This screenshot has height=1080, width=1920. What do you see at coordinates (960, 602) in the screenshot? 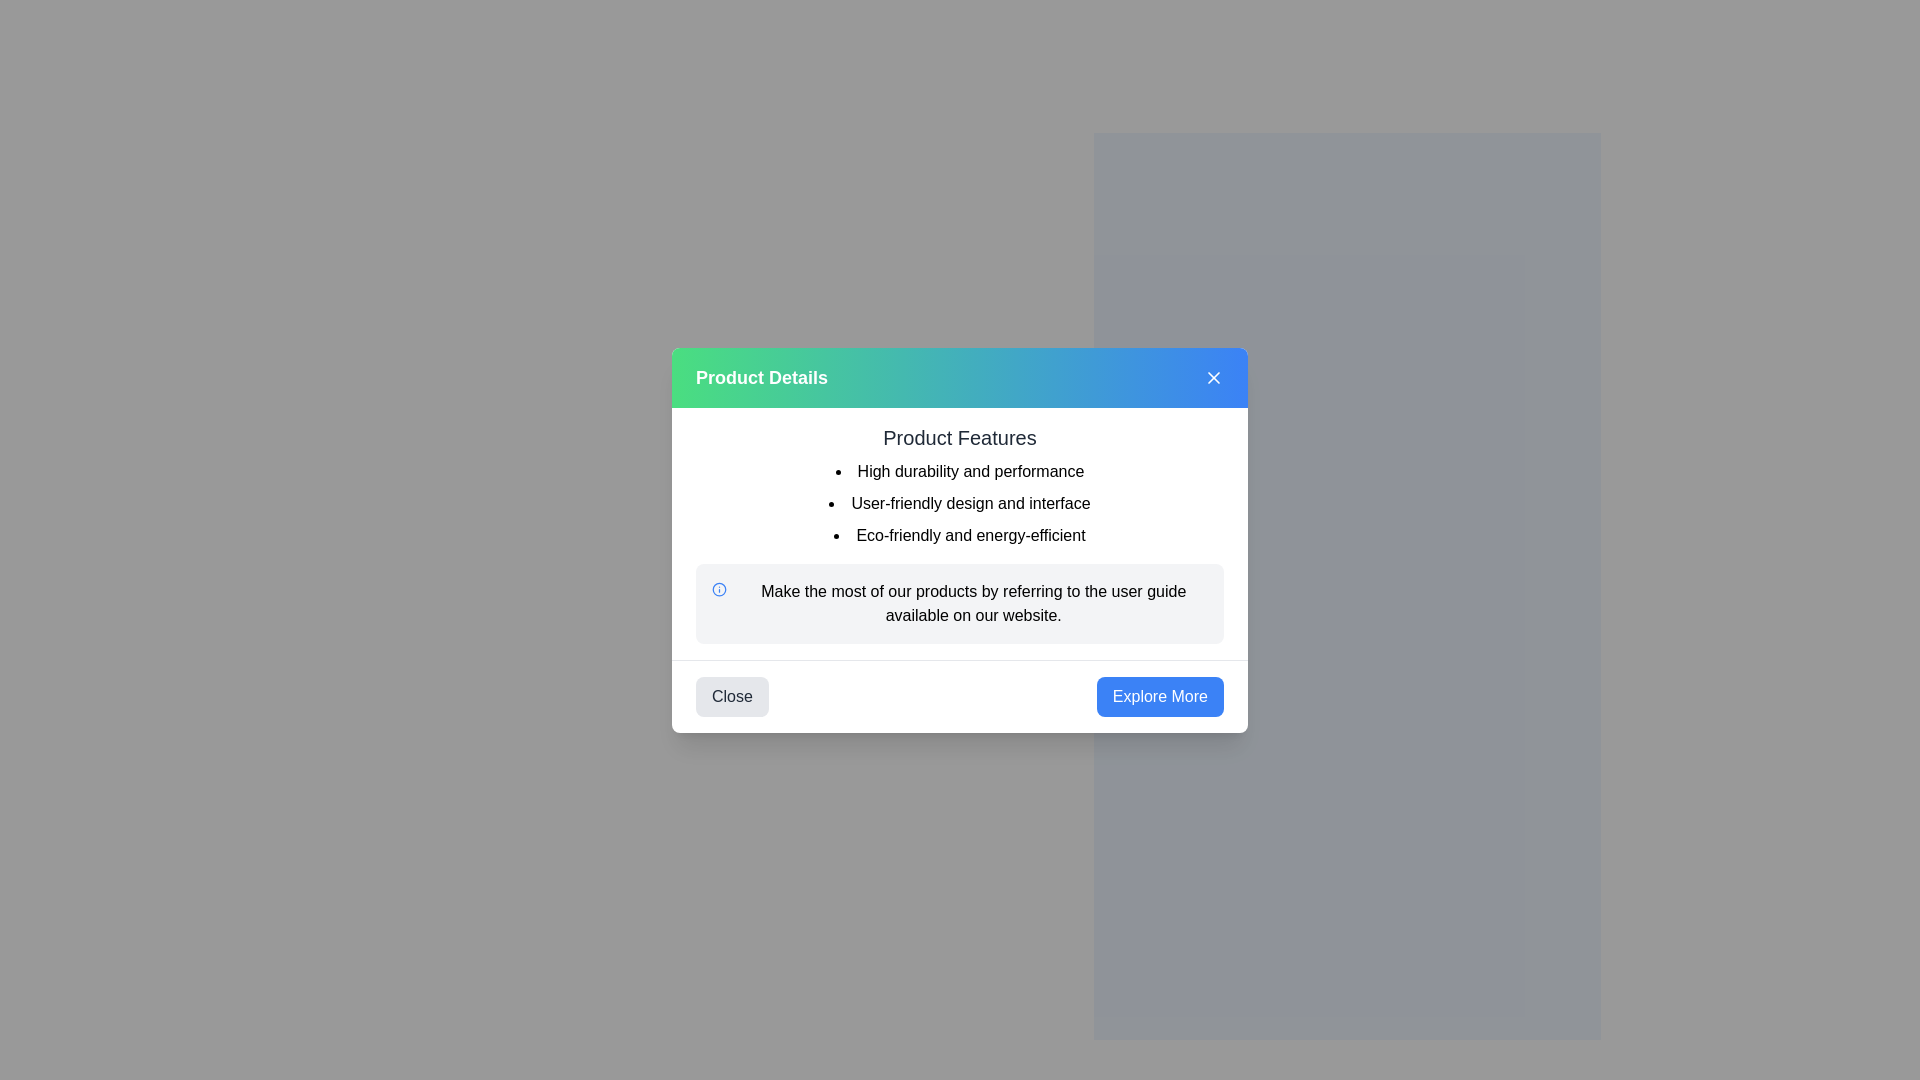
I see `the Informational banner located centrally beneath the 'Product Features' section to extract guidance information` at bounding box center [960, 602].